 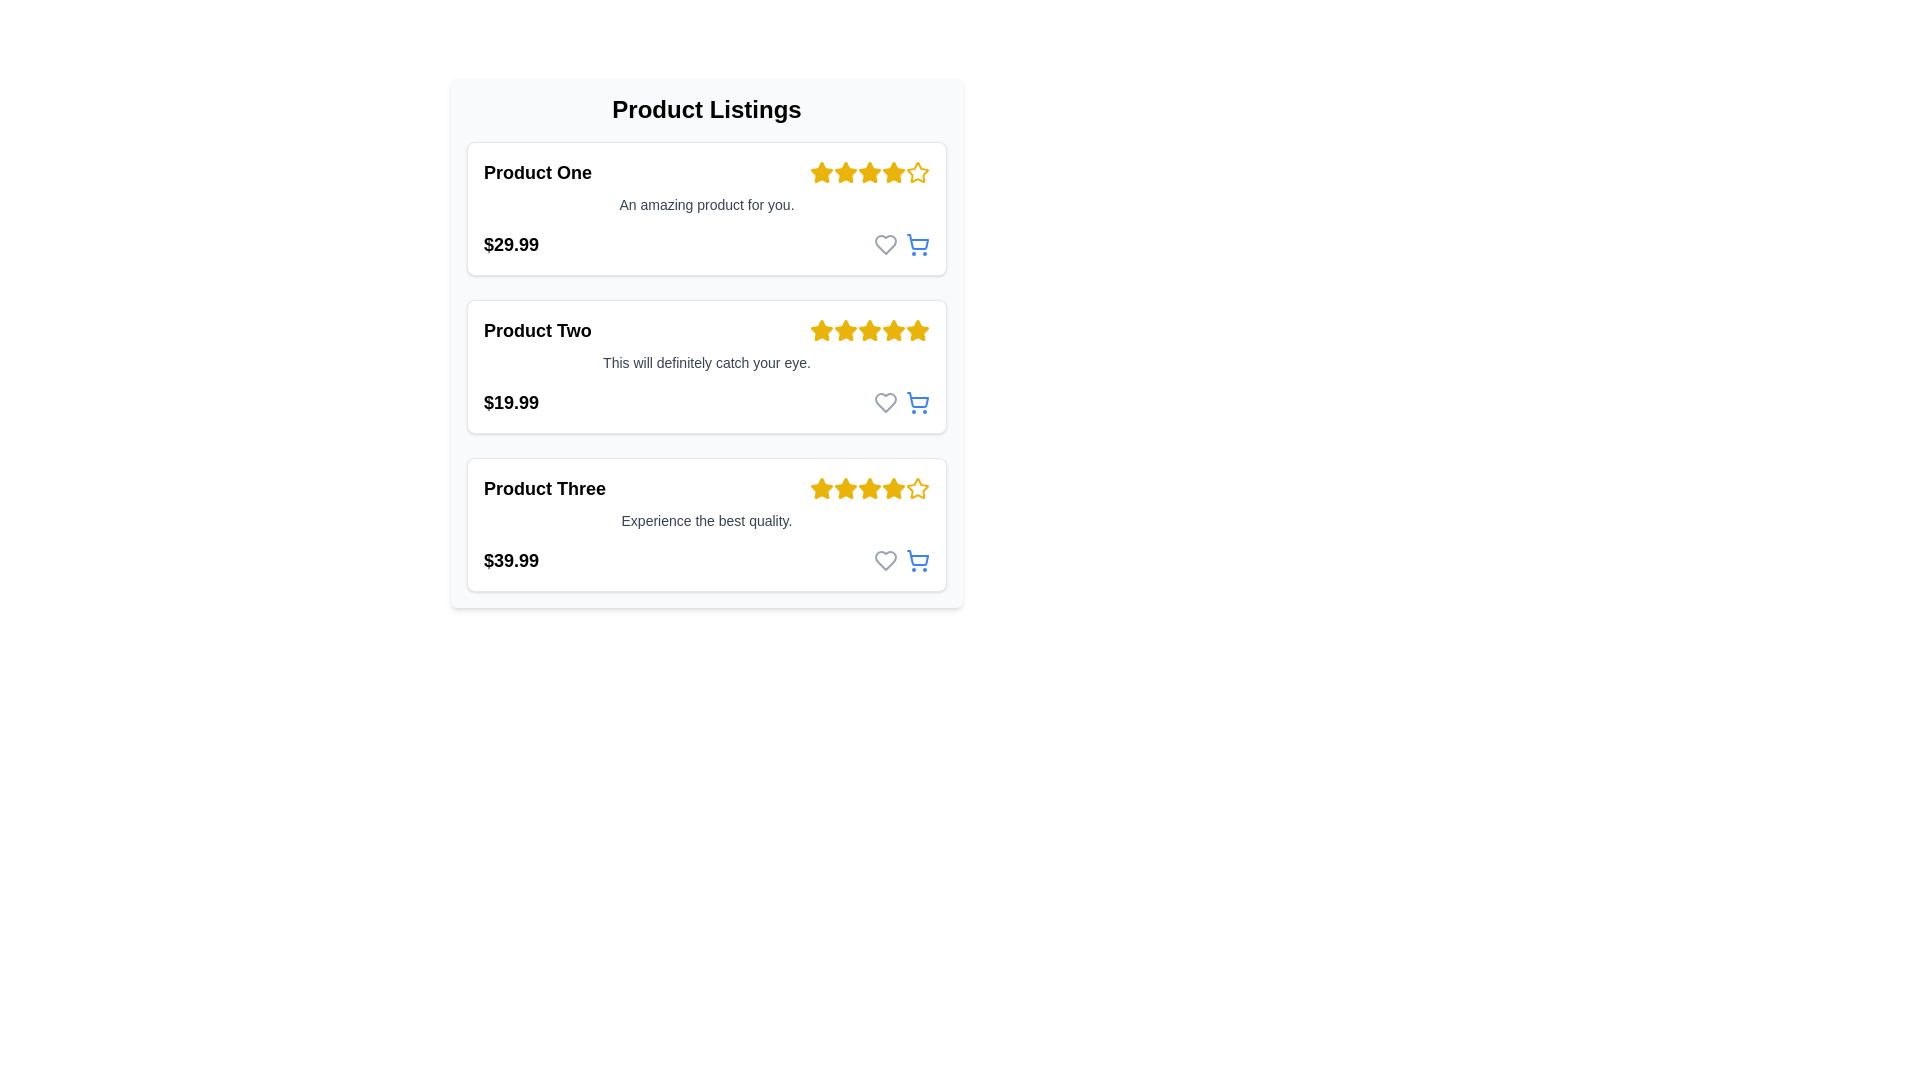 What do you see at coordinates (511, 244) in the screenshot?
I see `price displayed in the text element located in the first product listing below the title 'Product One' and above the description 'An amazing product for you.'` at bounding box center [511, 244].